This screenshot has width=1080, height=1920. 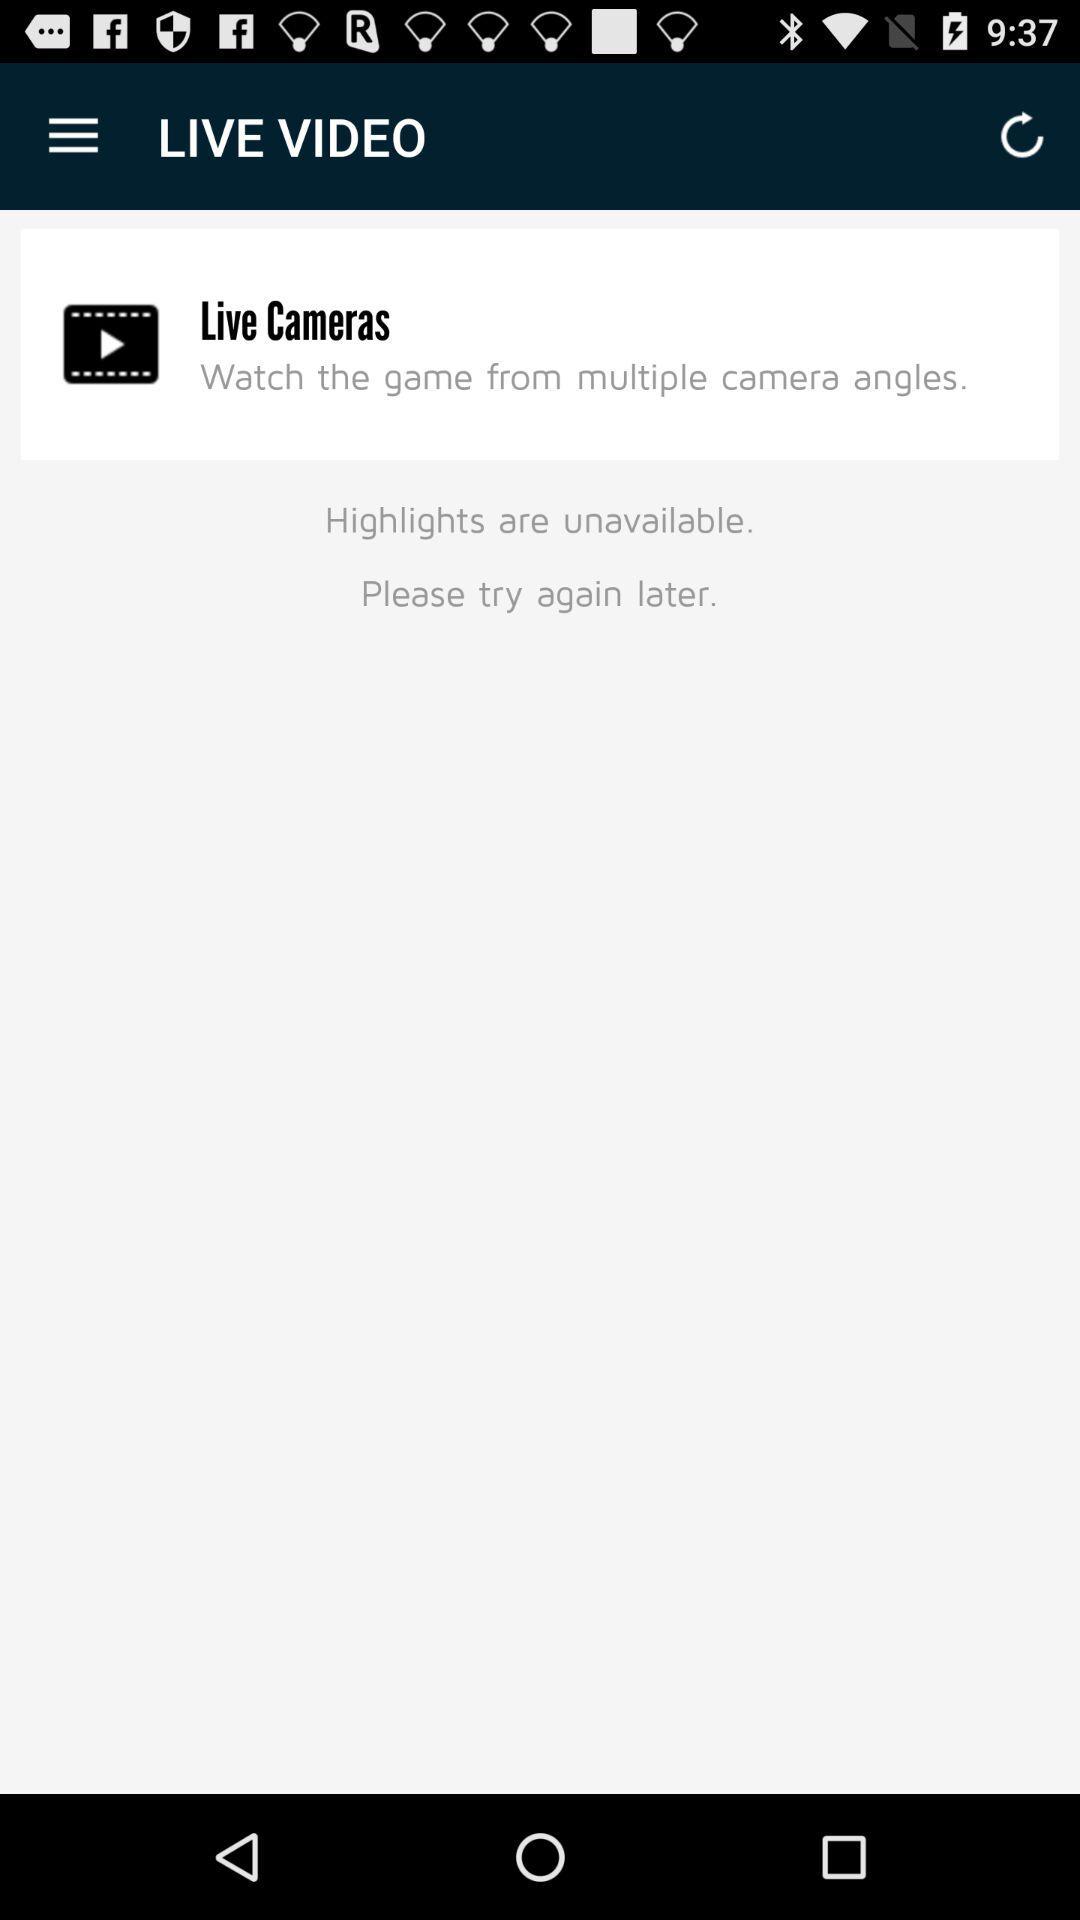 What do you see at coordinates (585, 375) in the screenshot?
I see `the icon below live cameras item` at bounding box center [585, 375].